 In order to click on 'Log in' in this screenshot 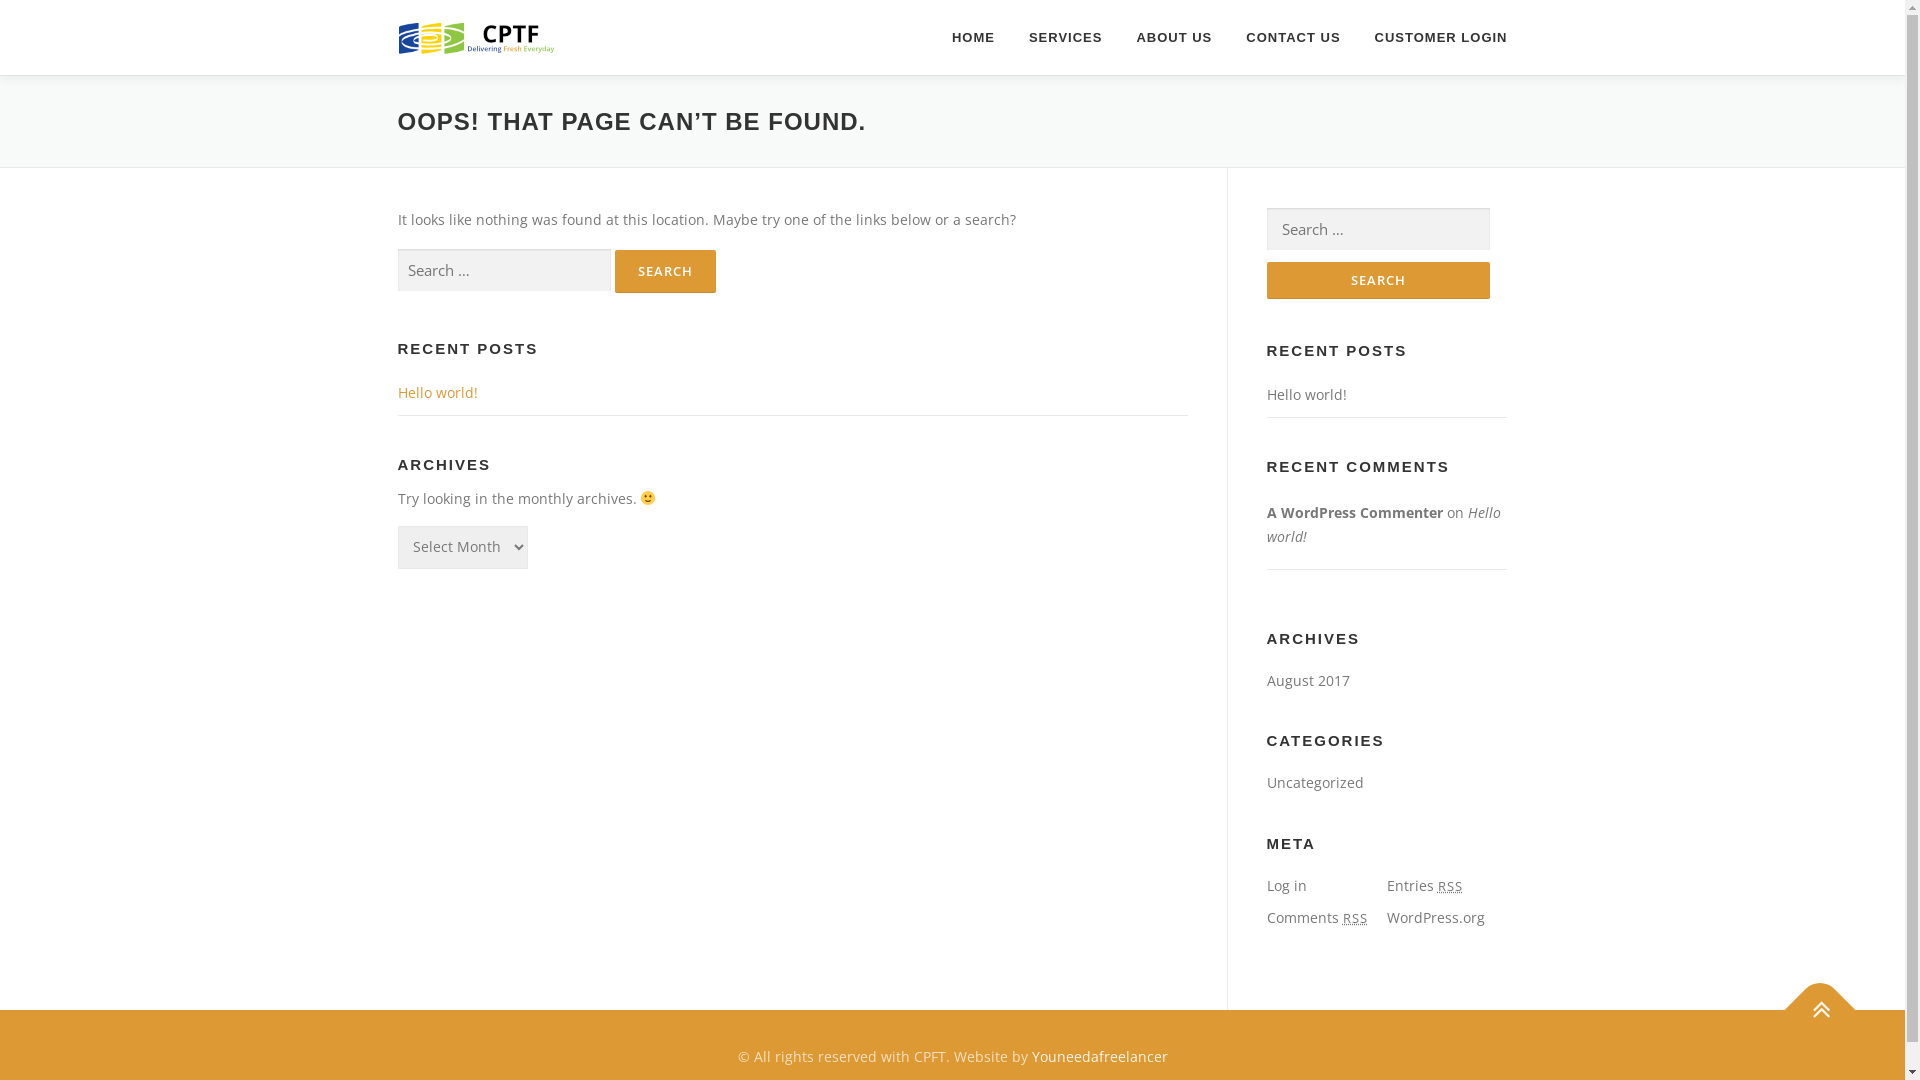, I will do `click(1286, 884)`.